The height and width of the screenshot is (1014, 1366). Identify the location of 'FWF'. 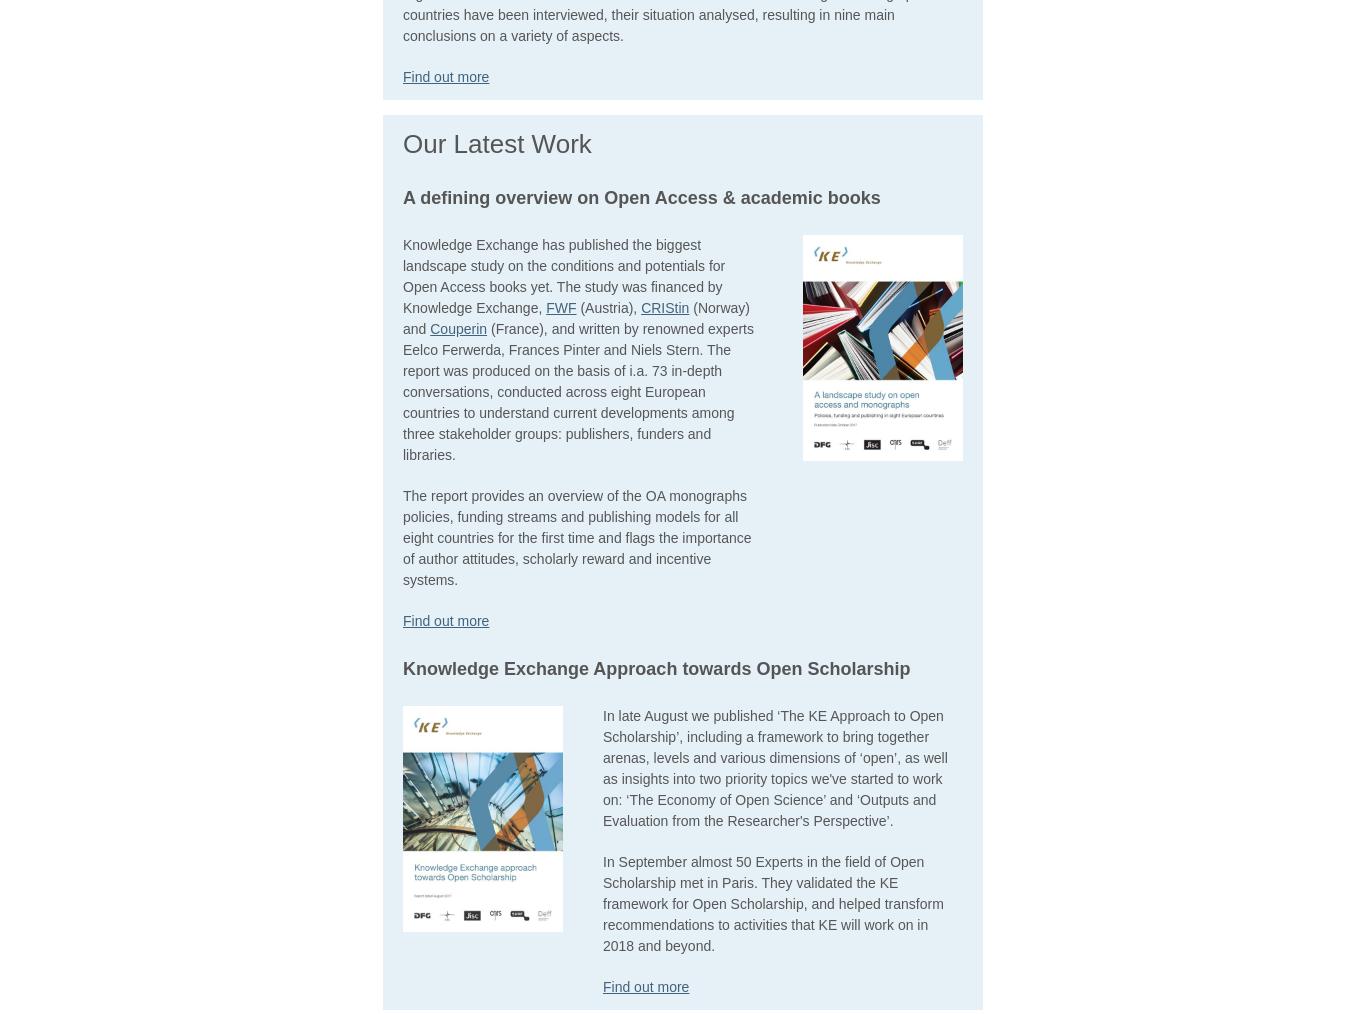
(561, 307).